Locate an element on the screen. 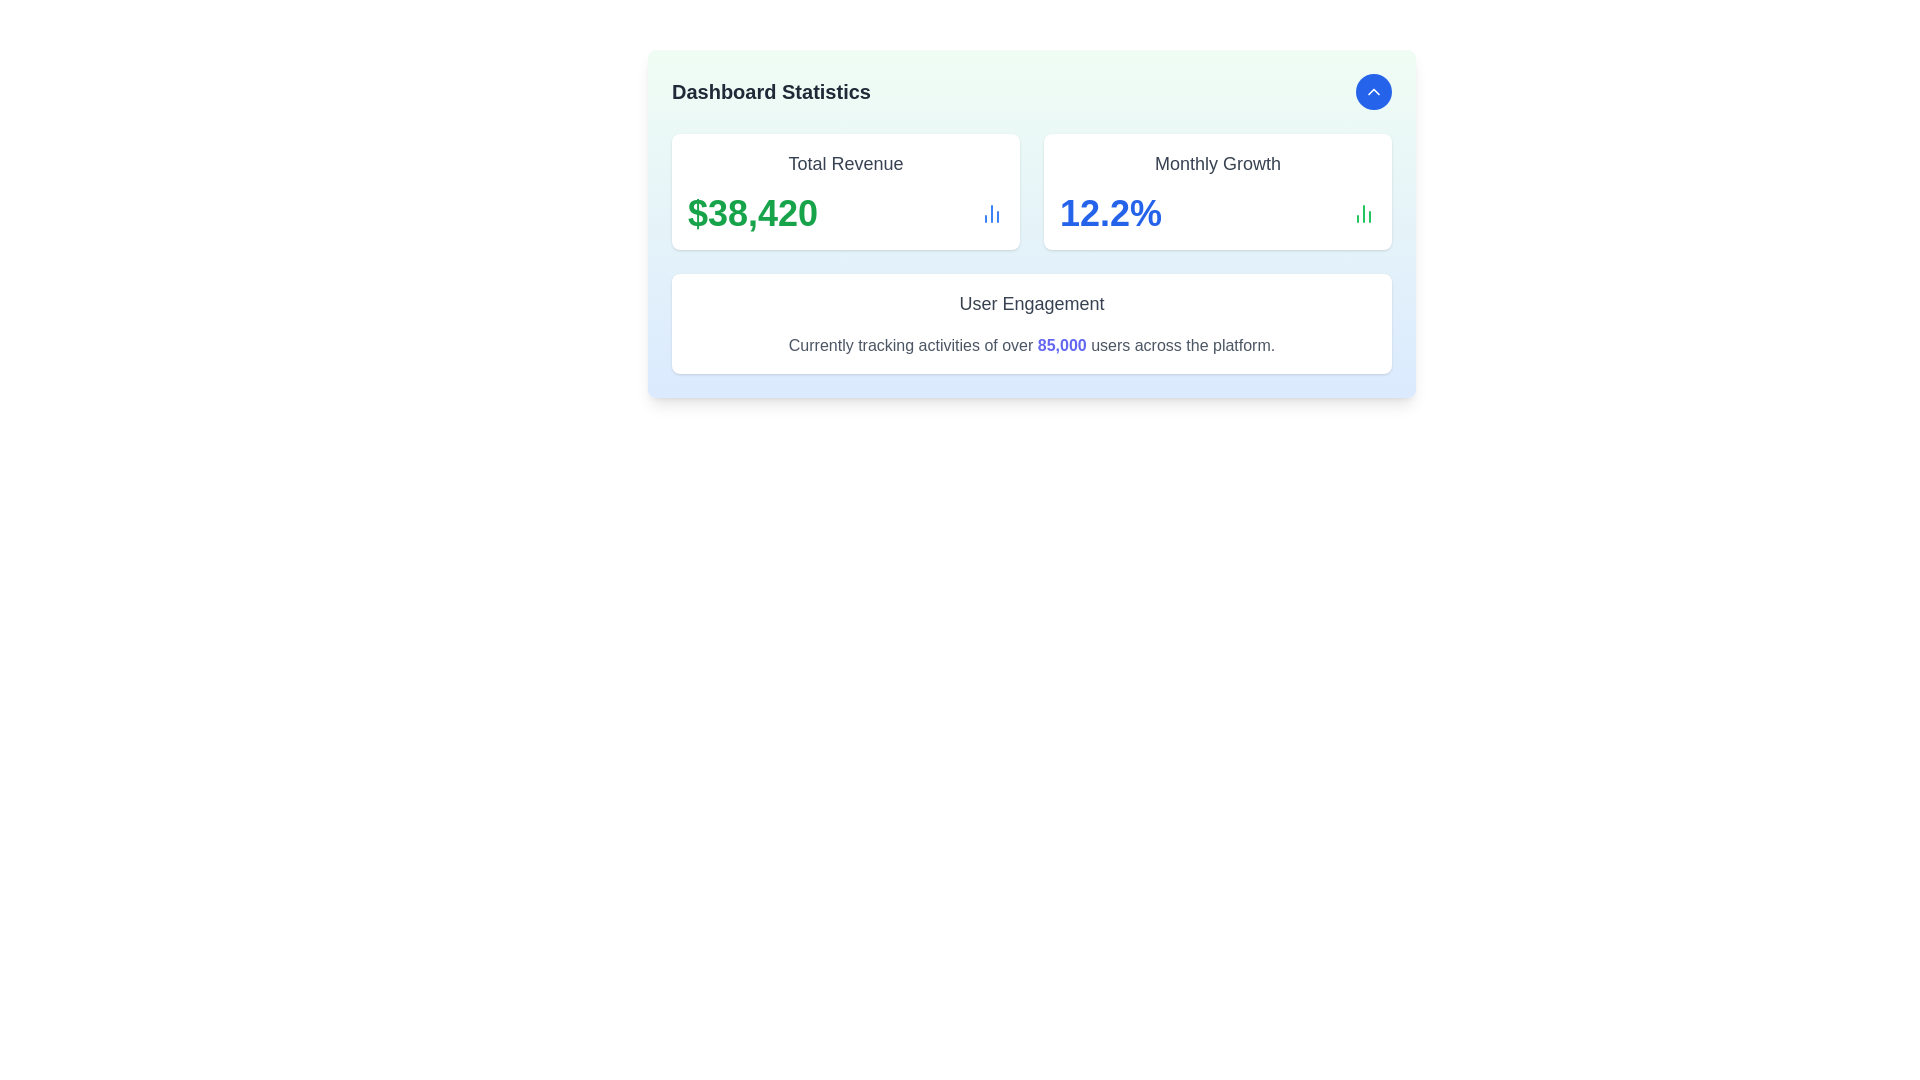  the 'Monthly Growth' informational card, which features a white background, rounded corners, and displays 'Monthly Growth' in dark-gray and '12.2%' in blue is located at coordinates (1217, 192).